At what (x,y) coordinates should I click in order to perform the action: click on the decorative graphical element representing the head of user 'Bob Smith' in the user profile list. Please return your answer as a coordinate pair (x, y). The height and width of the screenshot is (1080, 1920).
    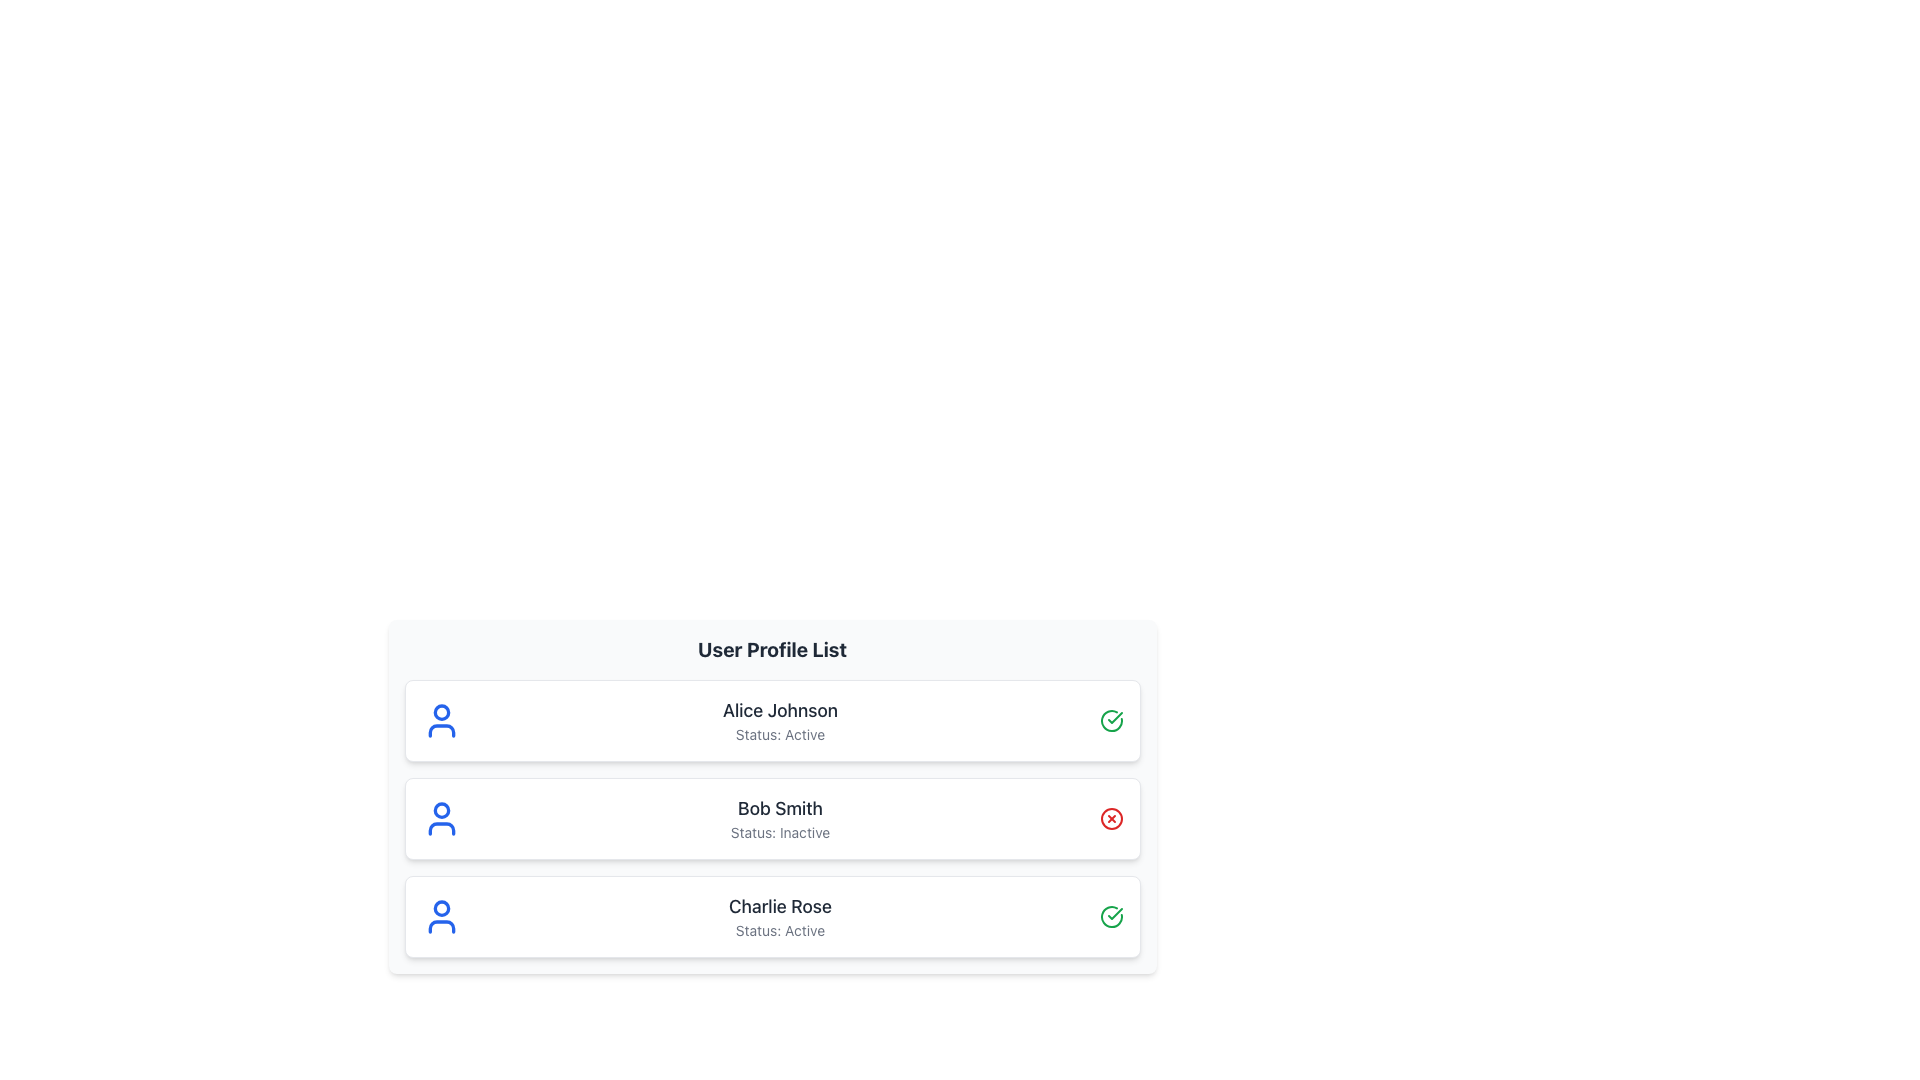
    Looking at the image, I should click on (440, 810).